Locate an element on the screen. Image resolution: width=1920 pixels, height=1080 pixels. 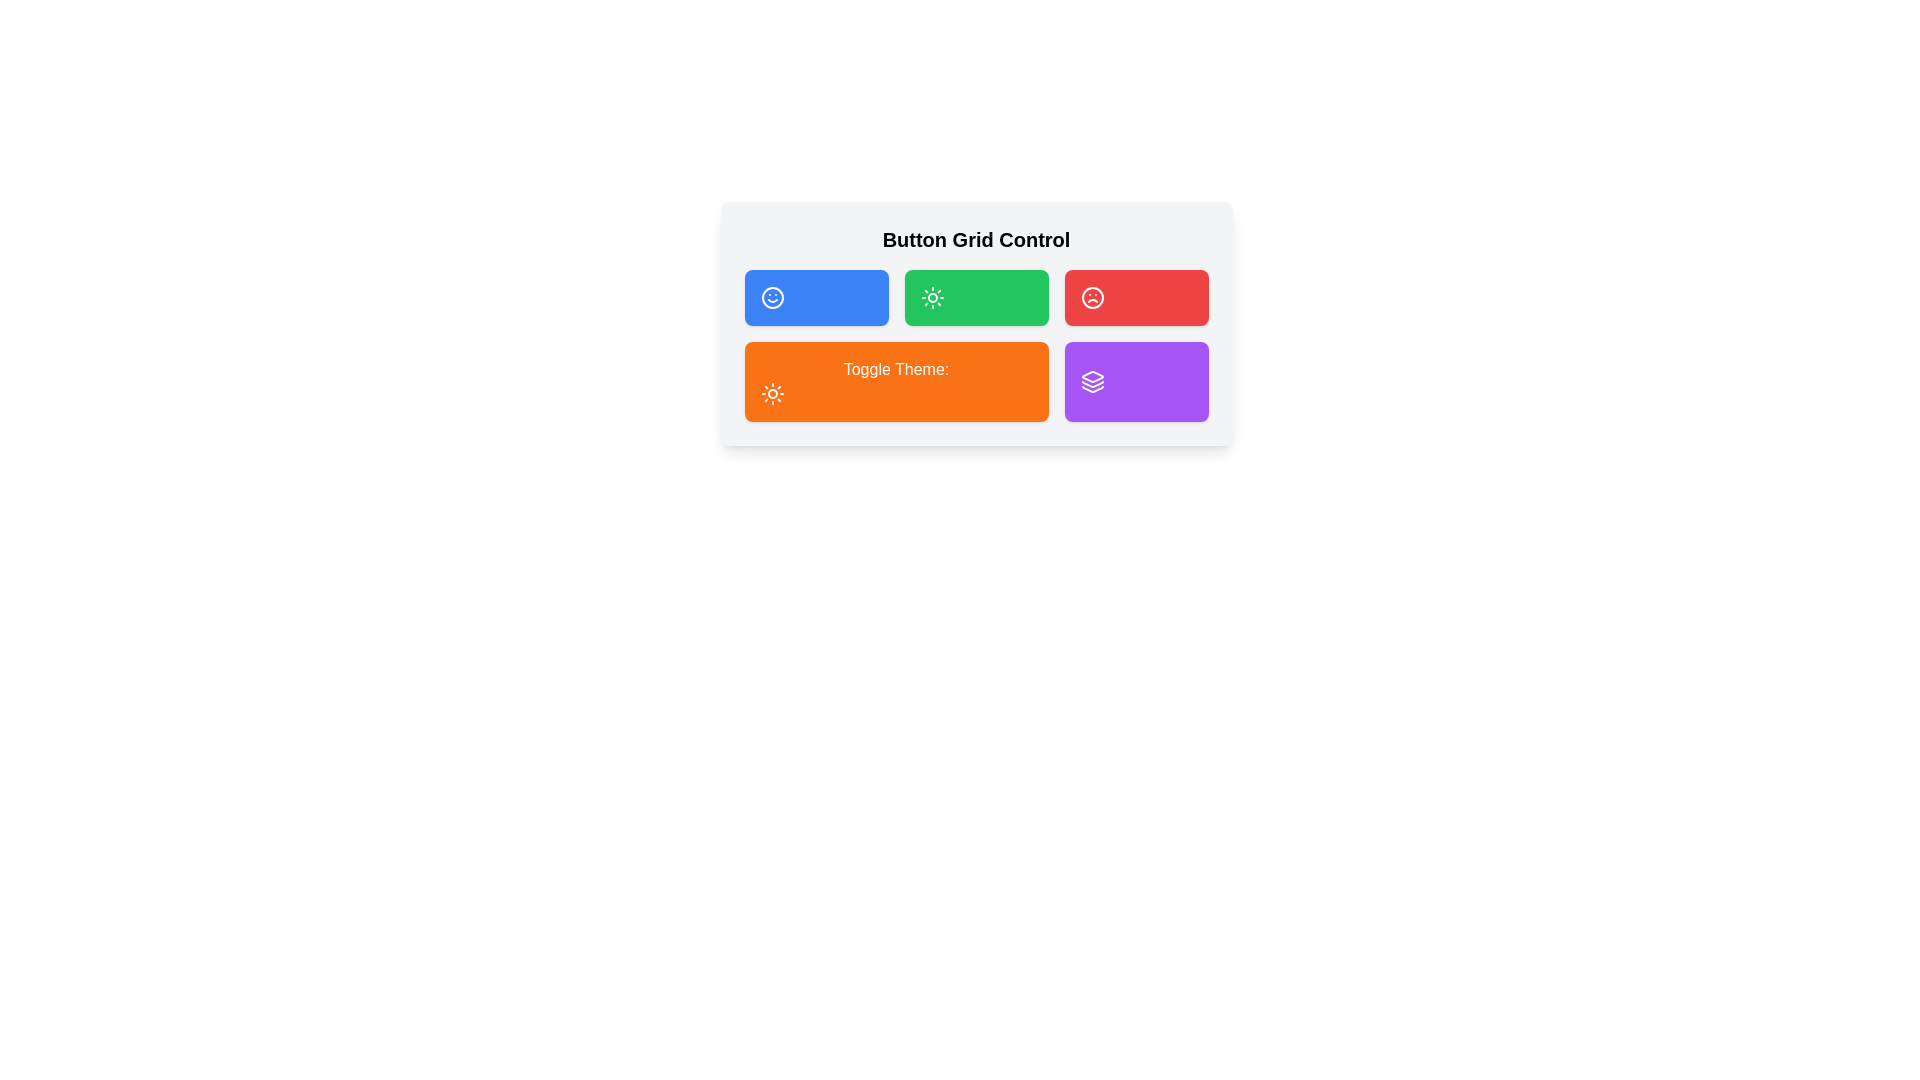
the SVG circle graphic, which is part of a smiling face icon, by clicking nearby for accessibility is located at coordinates (771, 297).